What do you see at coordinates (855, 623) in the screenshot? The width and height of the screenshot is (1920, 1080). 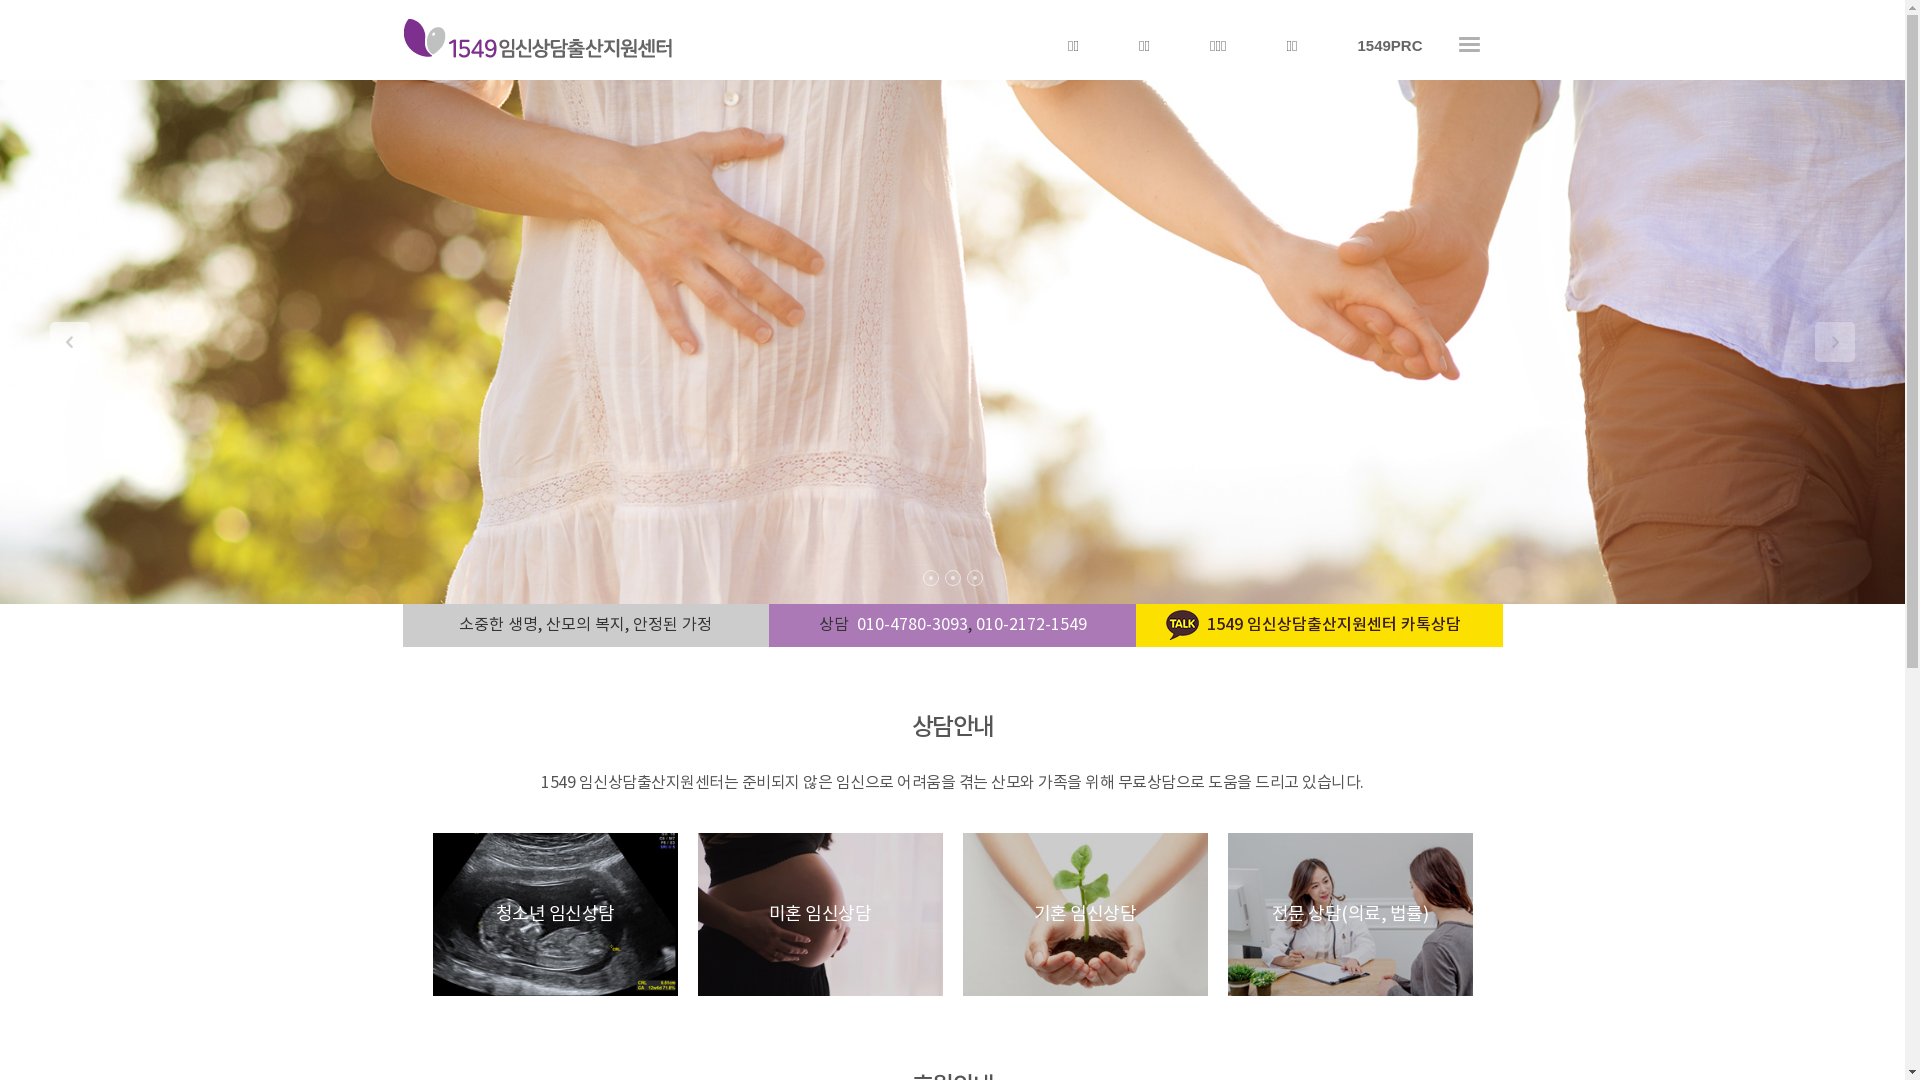 I see `'010-4780-3093'` at bounding box center [855, 623].